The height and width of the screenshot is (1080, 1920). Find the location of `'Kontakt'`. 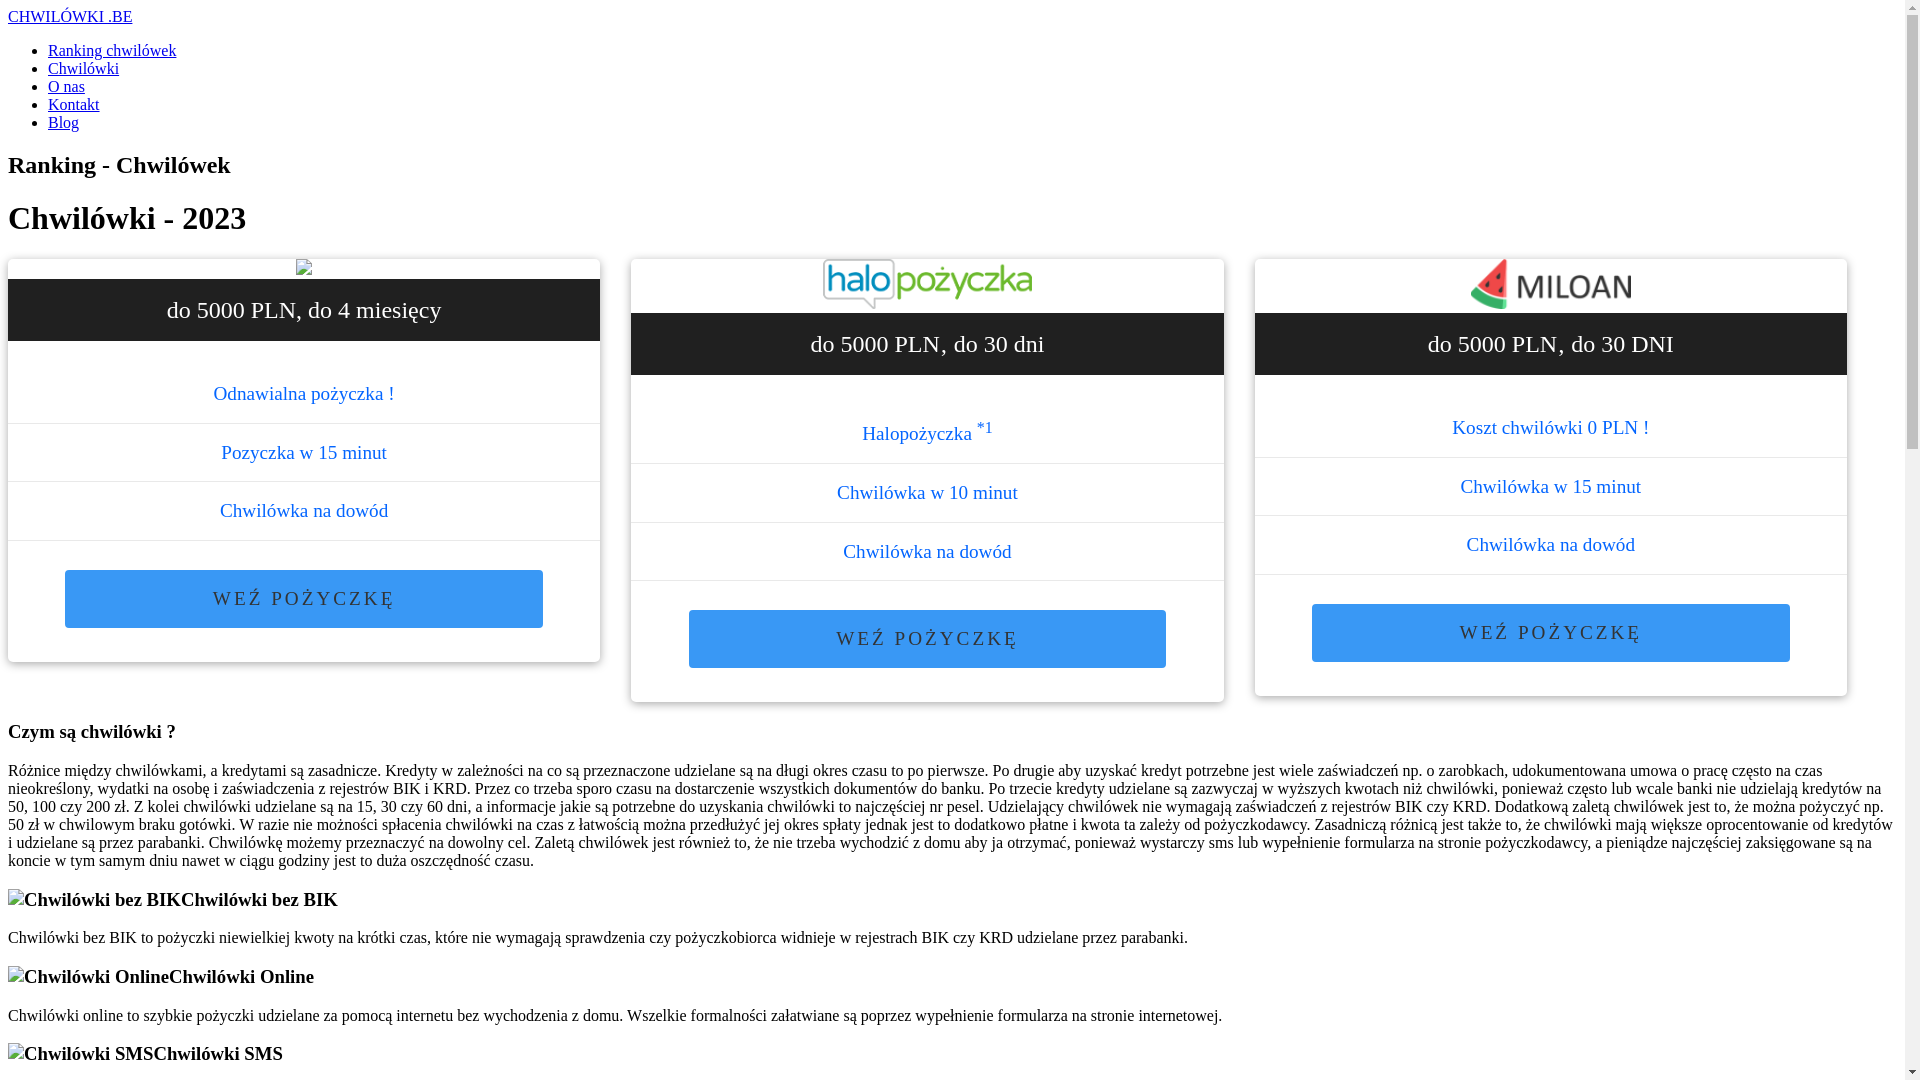

'Kontakt' is located at coordinates (48, 104).